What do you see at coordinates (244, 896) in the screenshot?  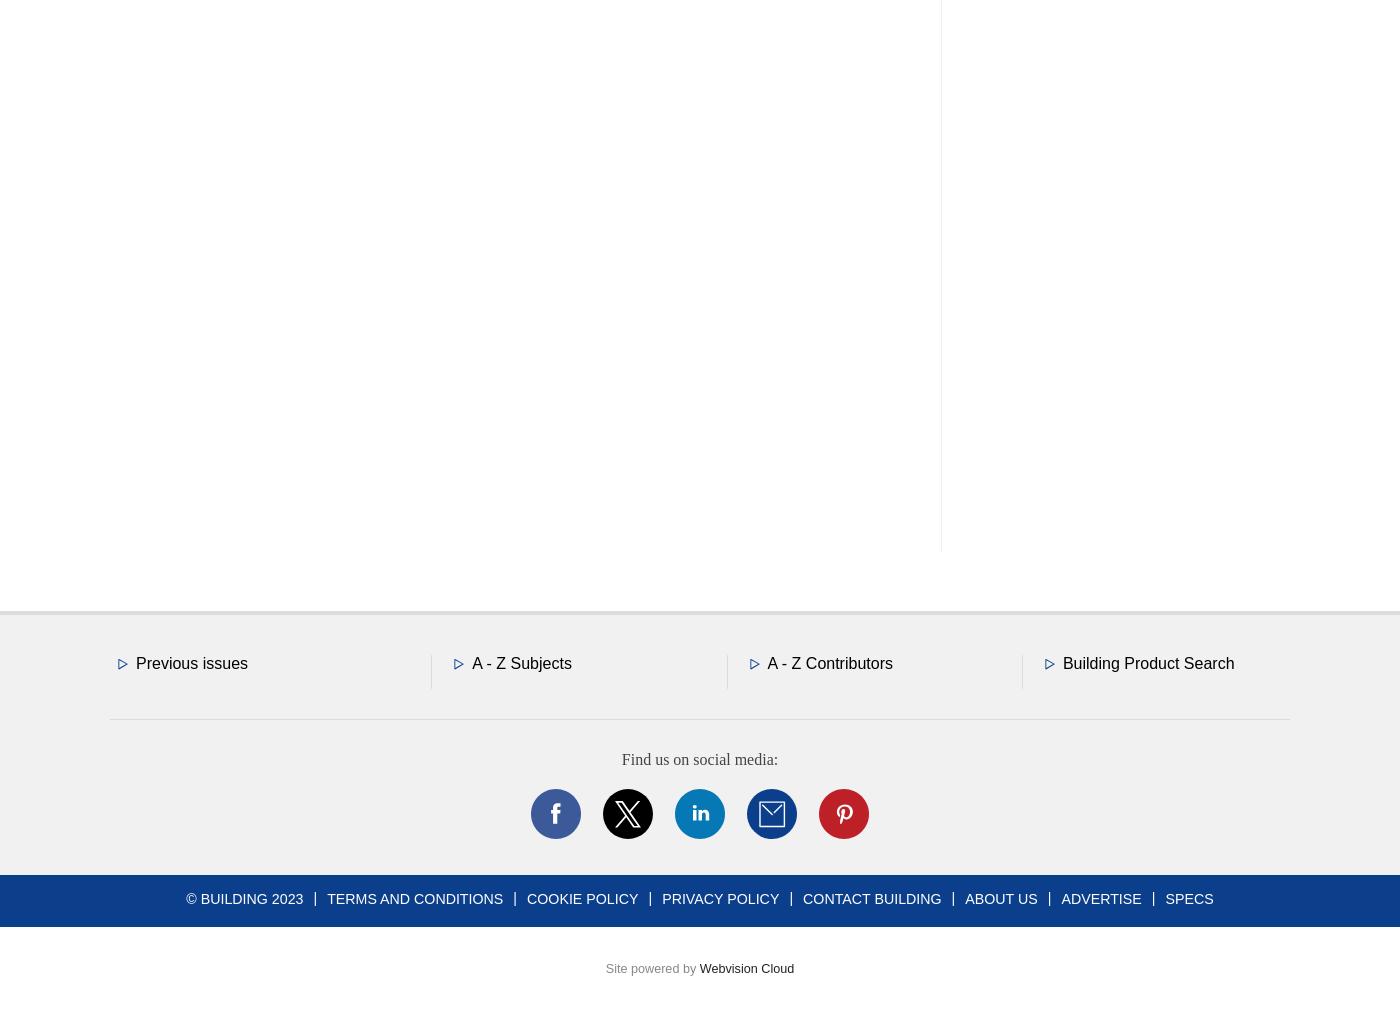 I see `'© Building 2023'` at bounding box center [244, 896].